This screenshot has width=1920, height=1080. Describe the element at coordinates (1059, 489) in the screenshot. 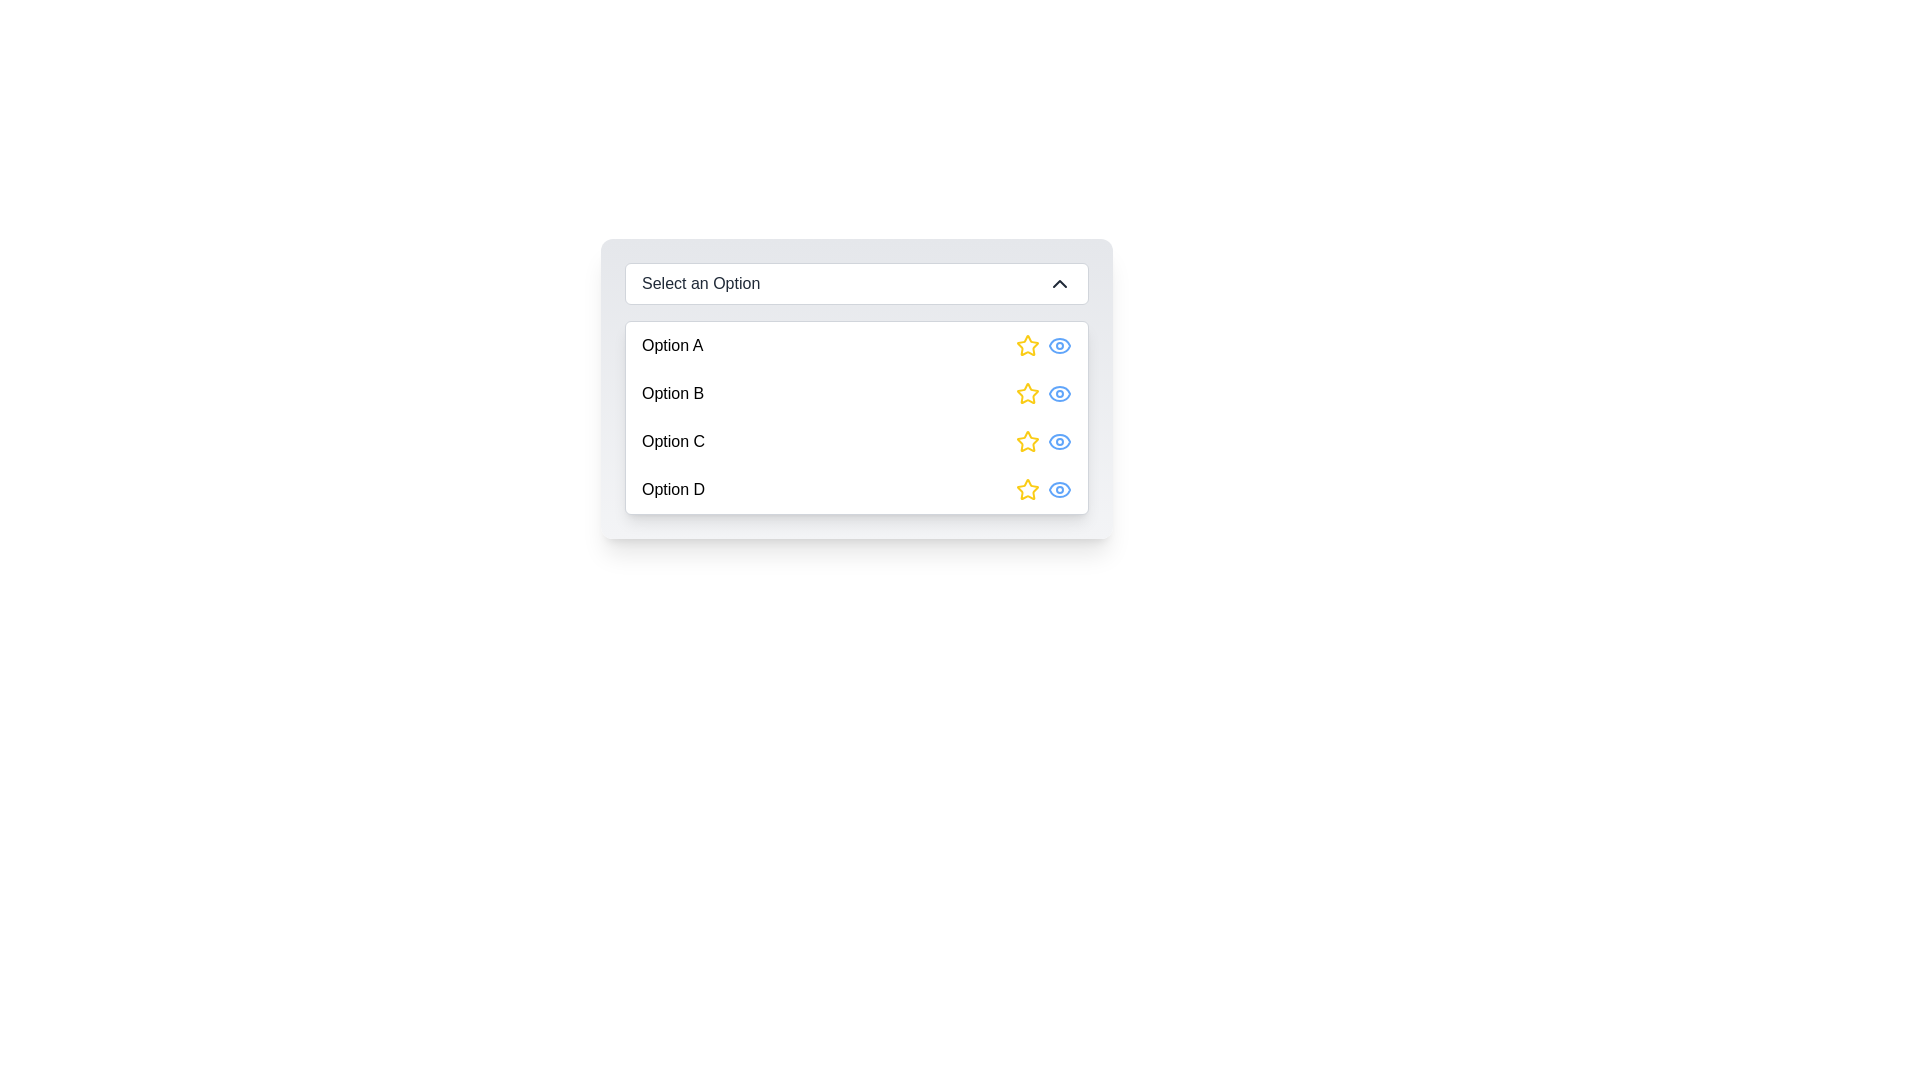

I see `the second icon in the horizontal alignment beside the text 'Option D' in the dropdown list` at that location.